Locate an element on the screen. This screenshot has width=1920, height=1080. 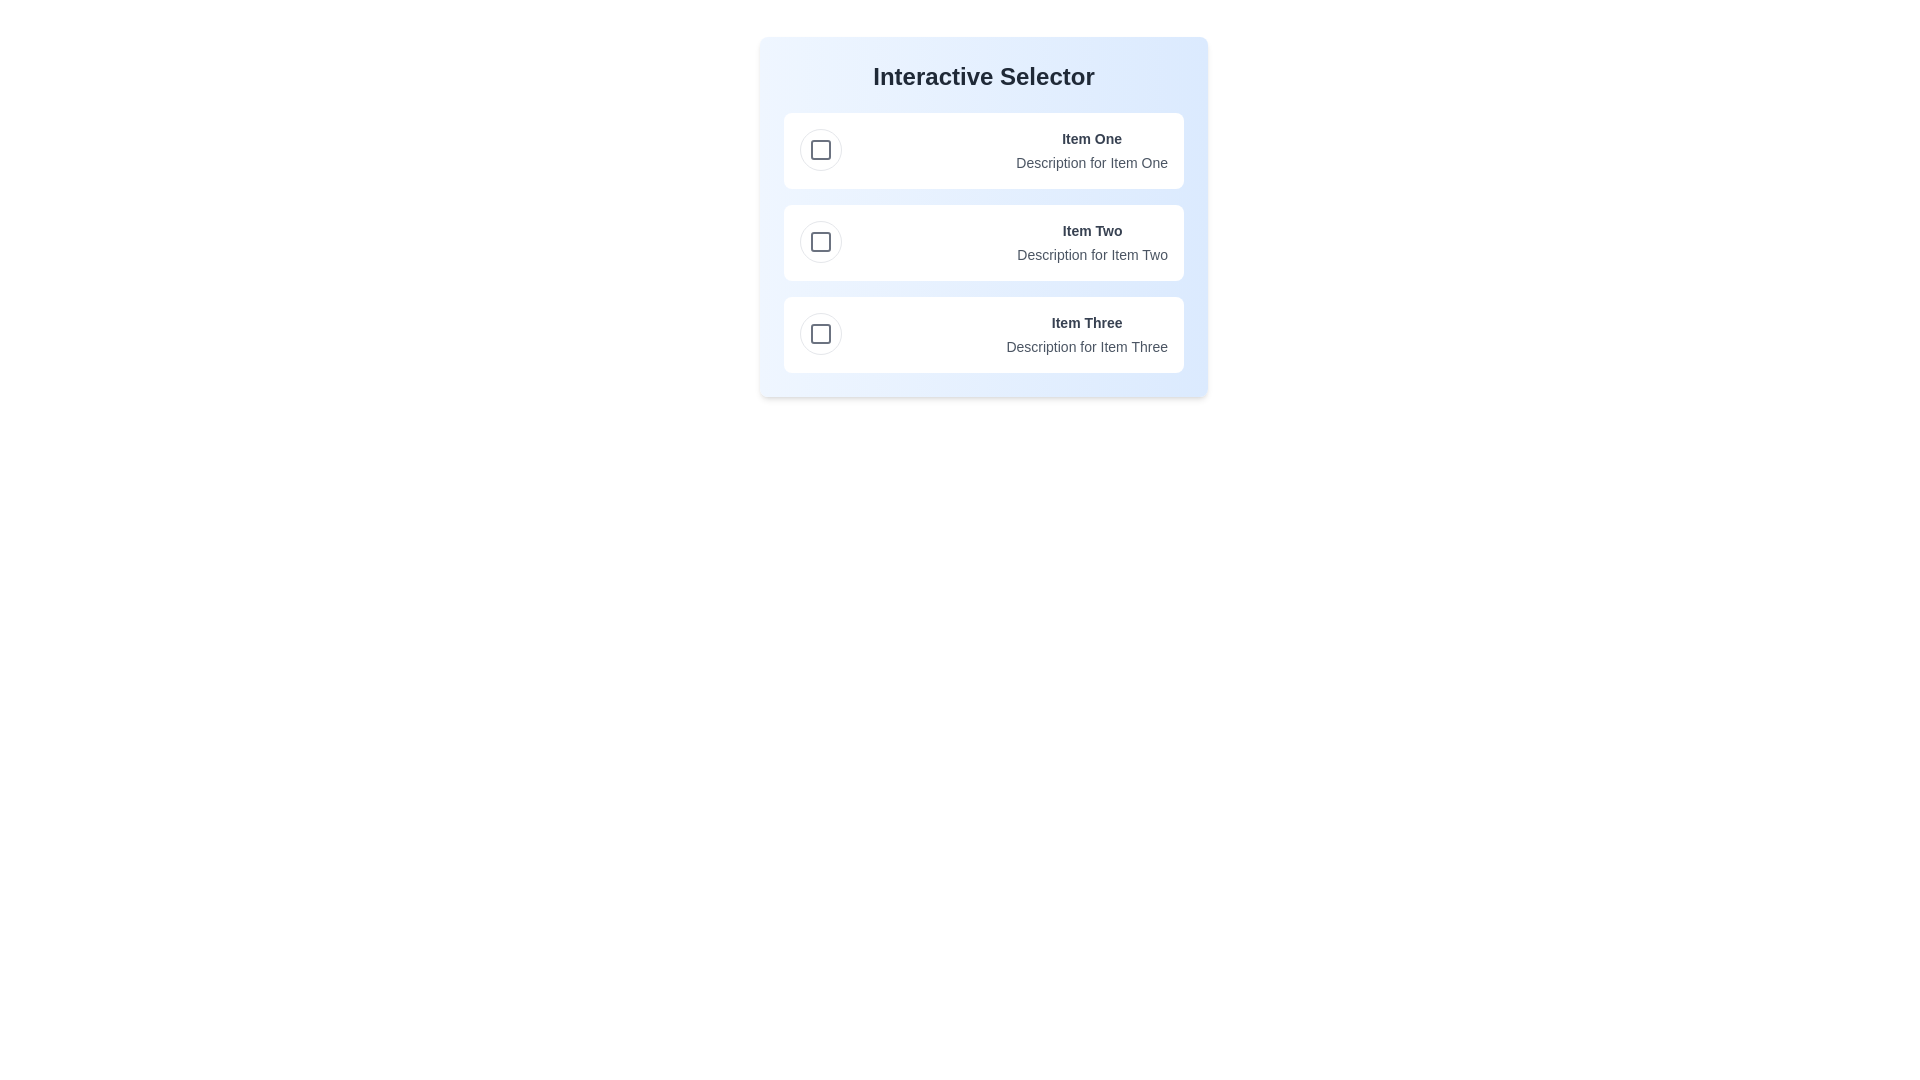
the text label that reads 'Description for Item Two', which is located below the bold text 'Item Two' in the central section of the UI is located at coordinates (1091, 253).